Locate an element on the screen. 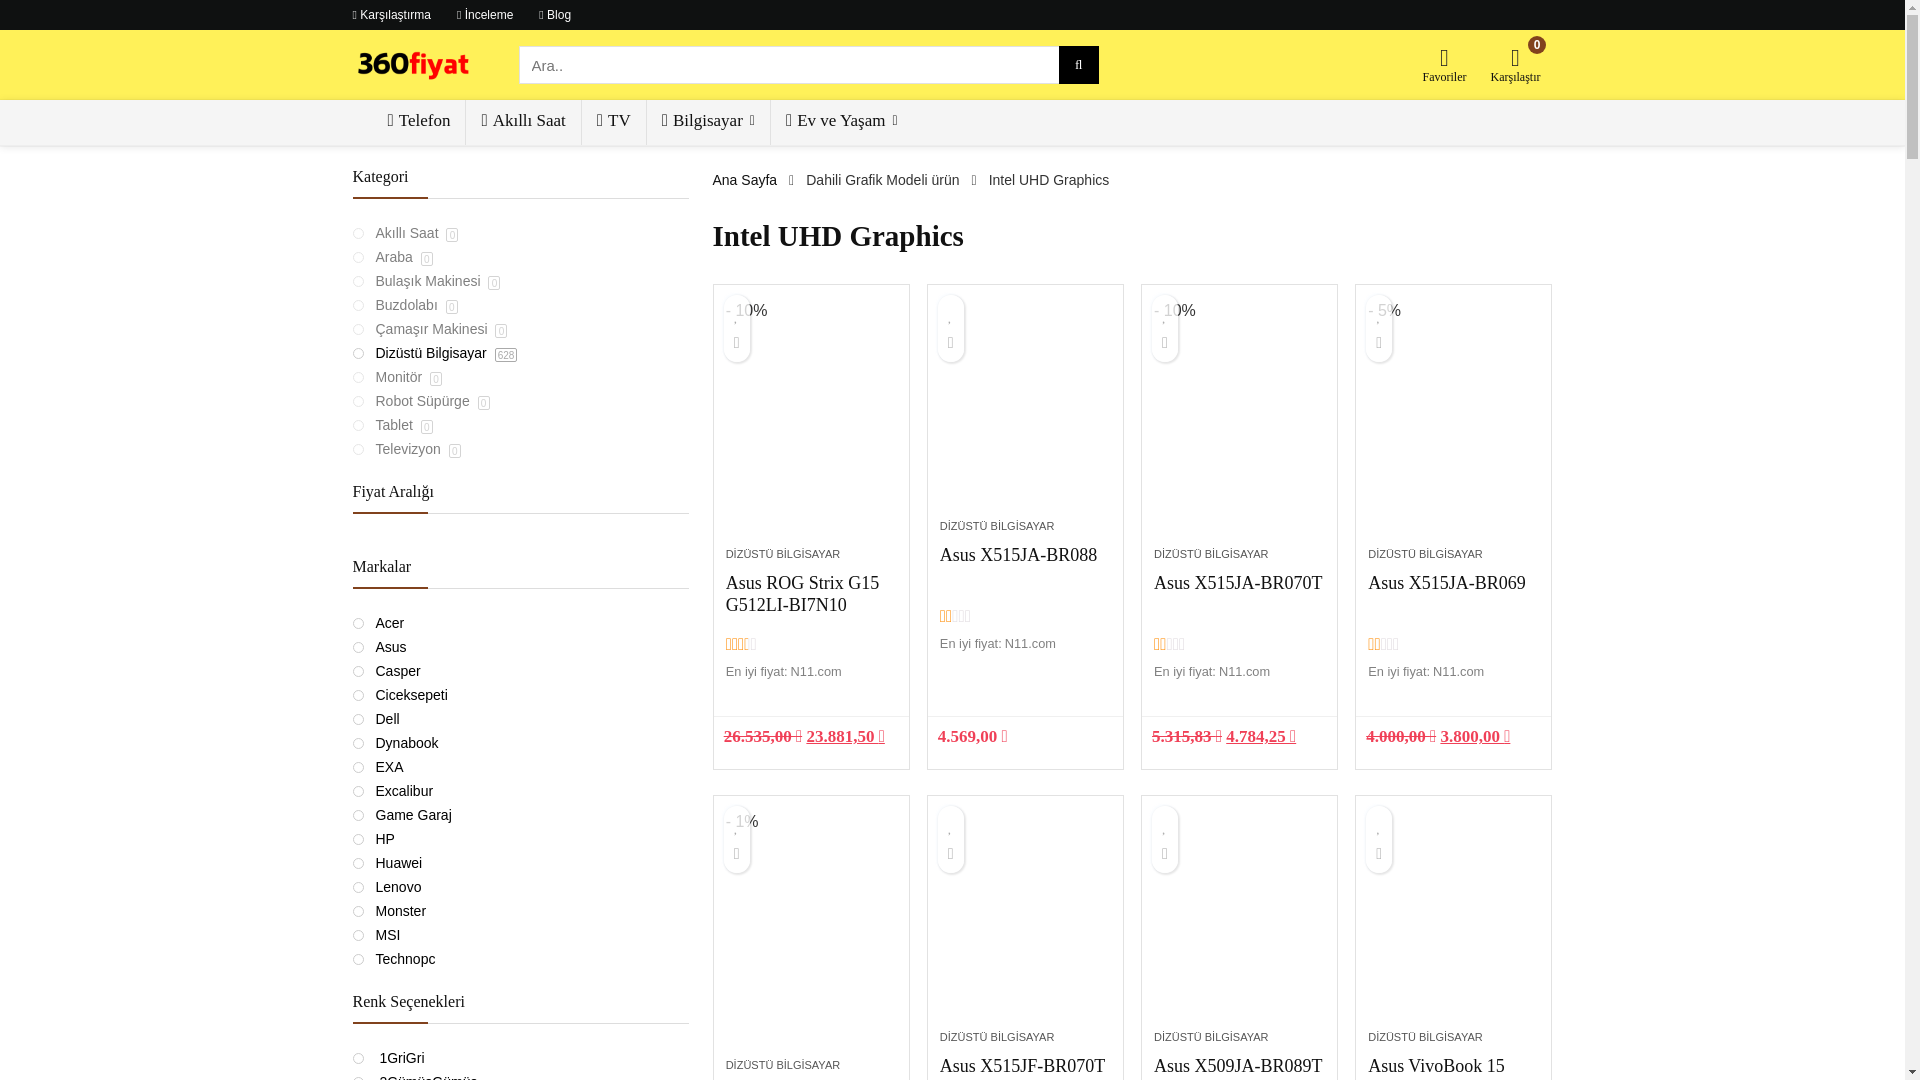  'Bilgisayar' is located at coordinates (708, 122).